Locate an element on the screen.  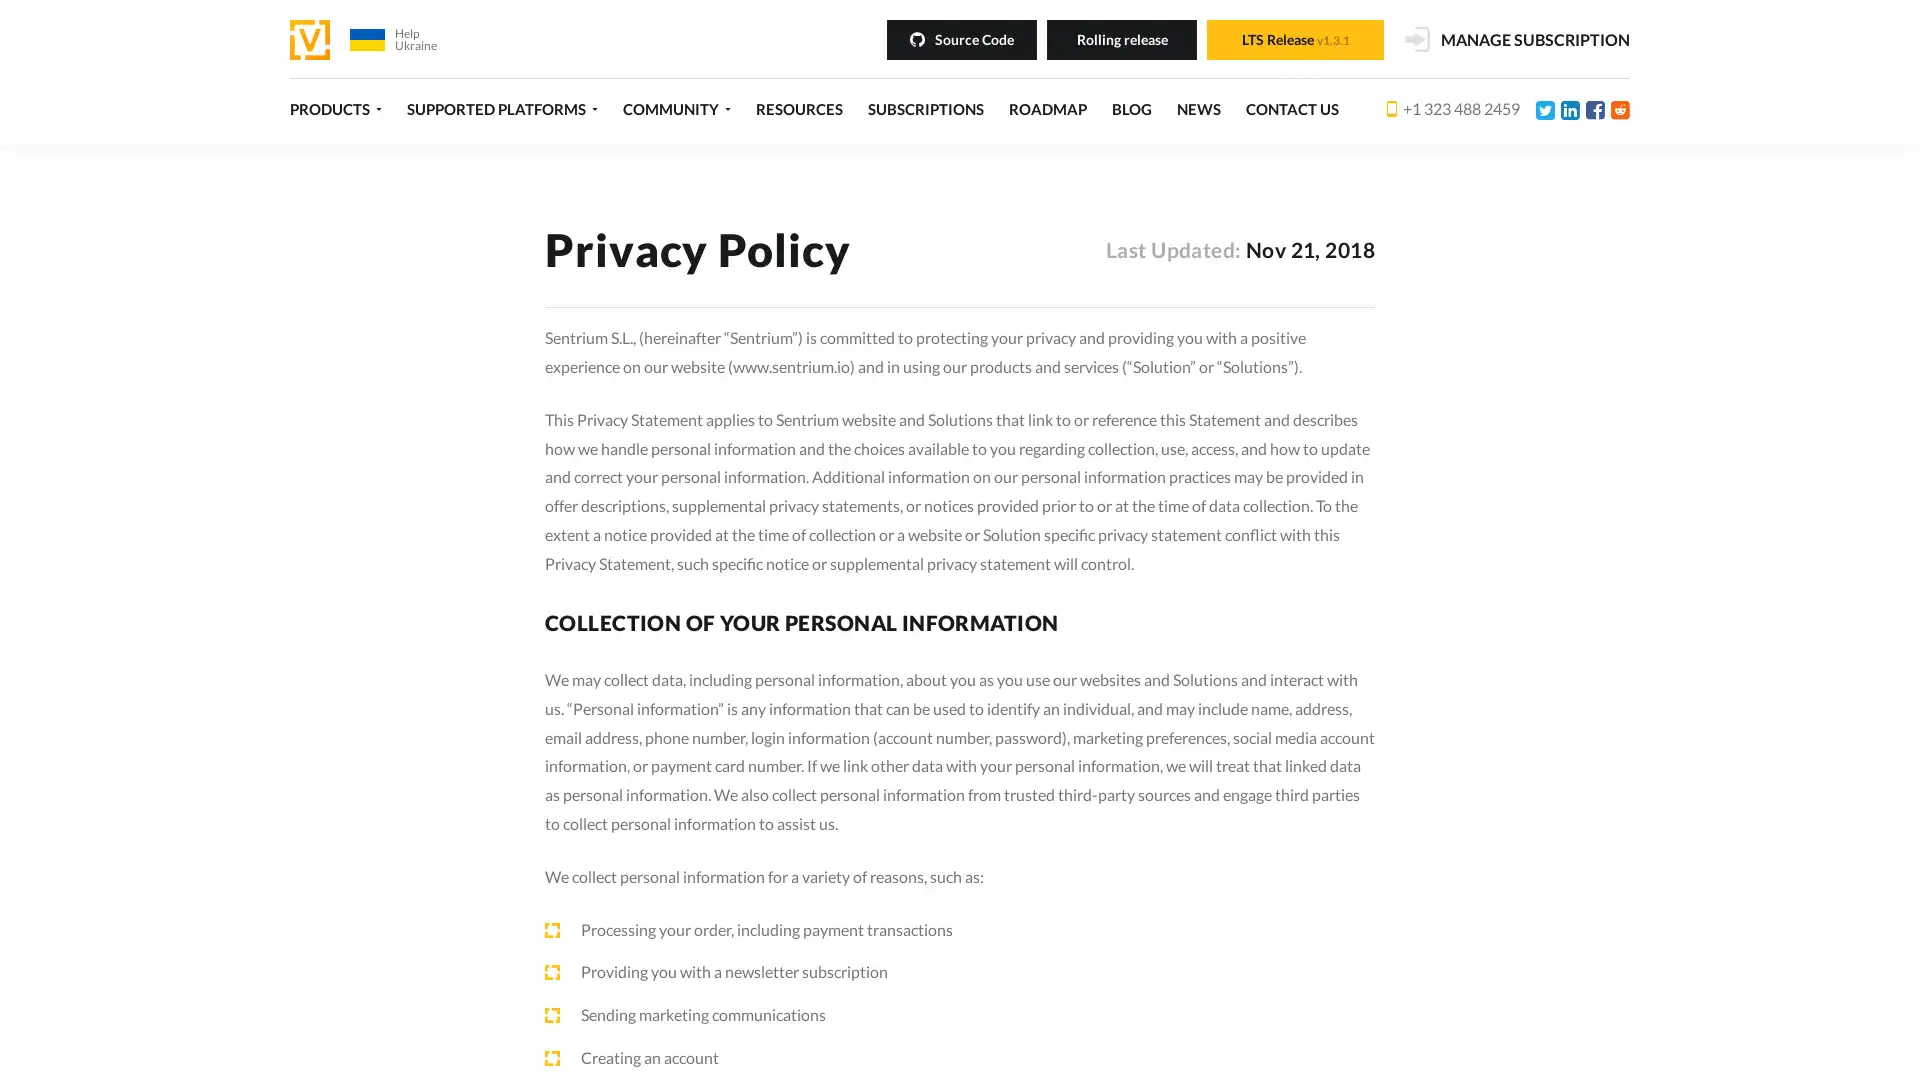
Decline is located at coordinates (1323, 1033).